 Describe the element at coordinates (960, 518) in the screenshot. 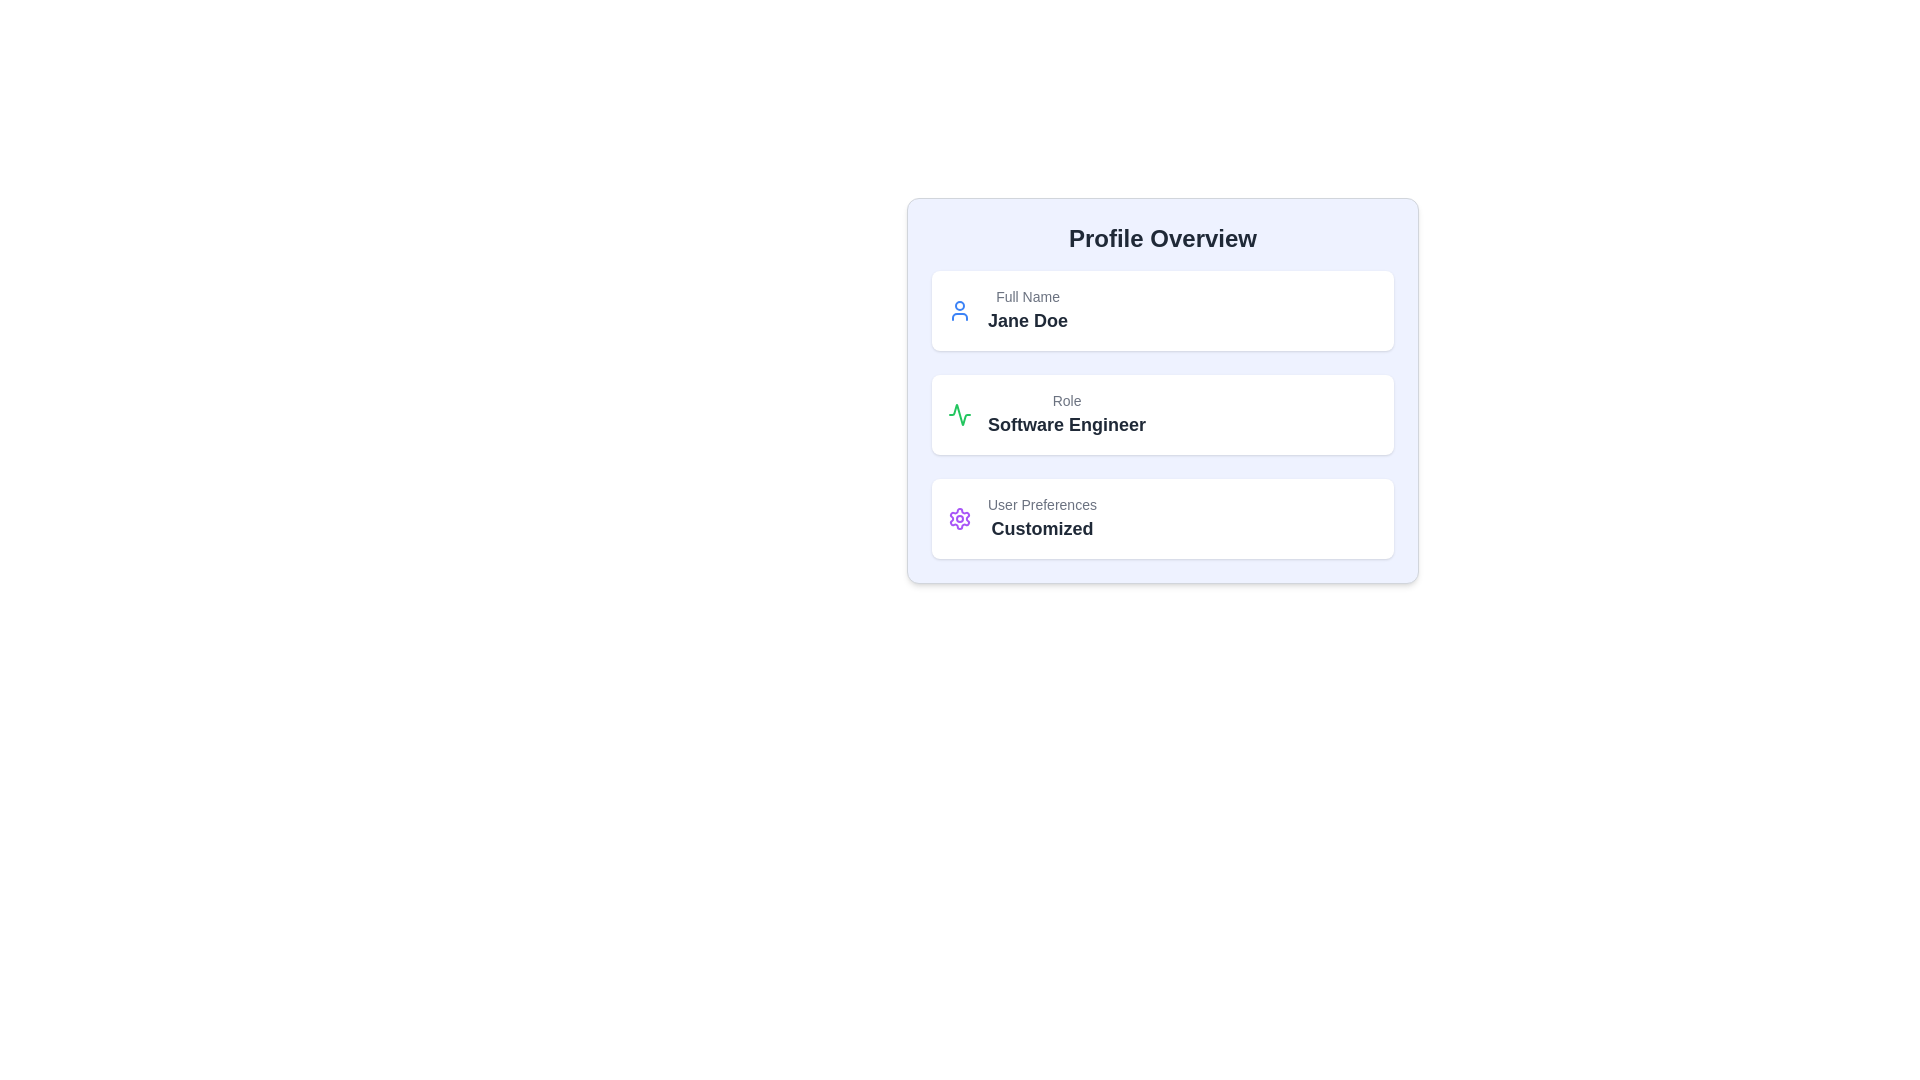

I see `the gear-shaped icon, which is purple and located in the middle-right part of the interface` at that location.